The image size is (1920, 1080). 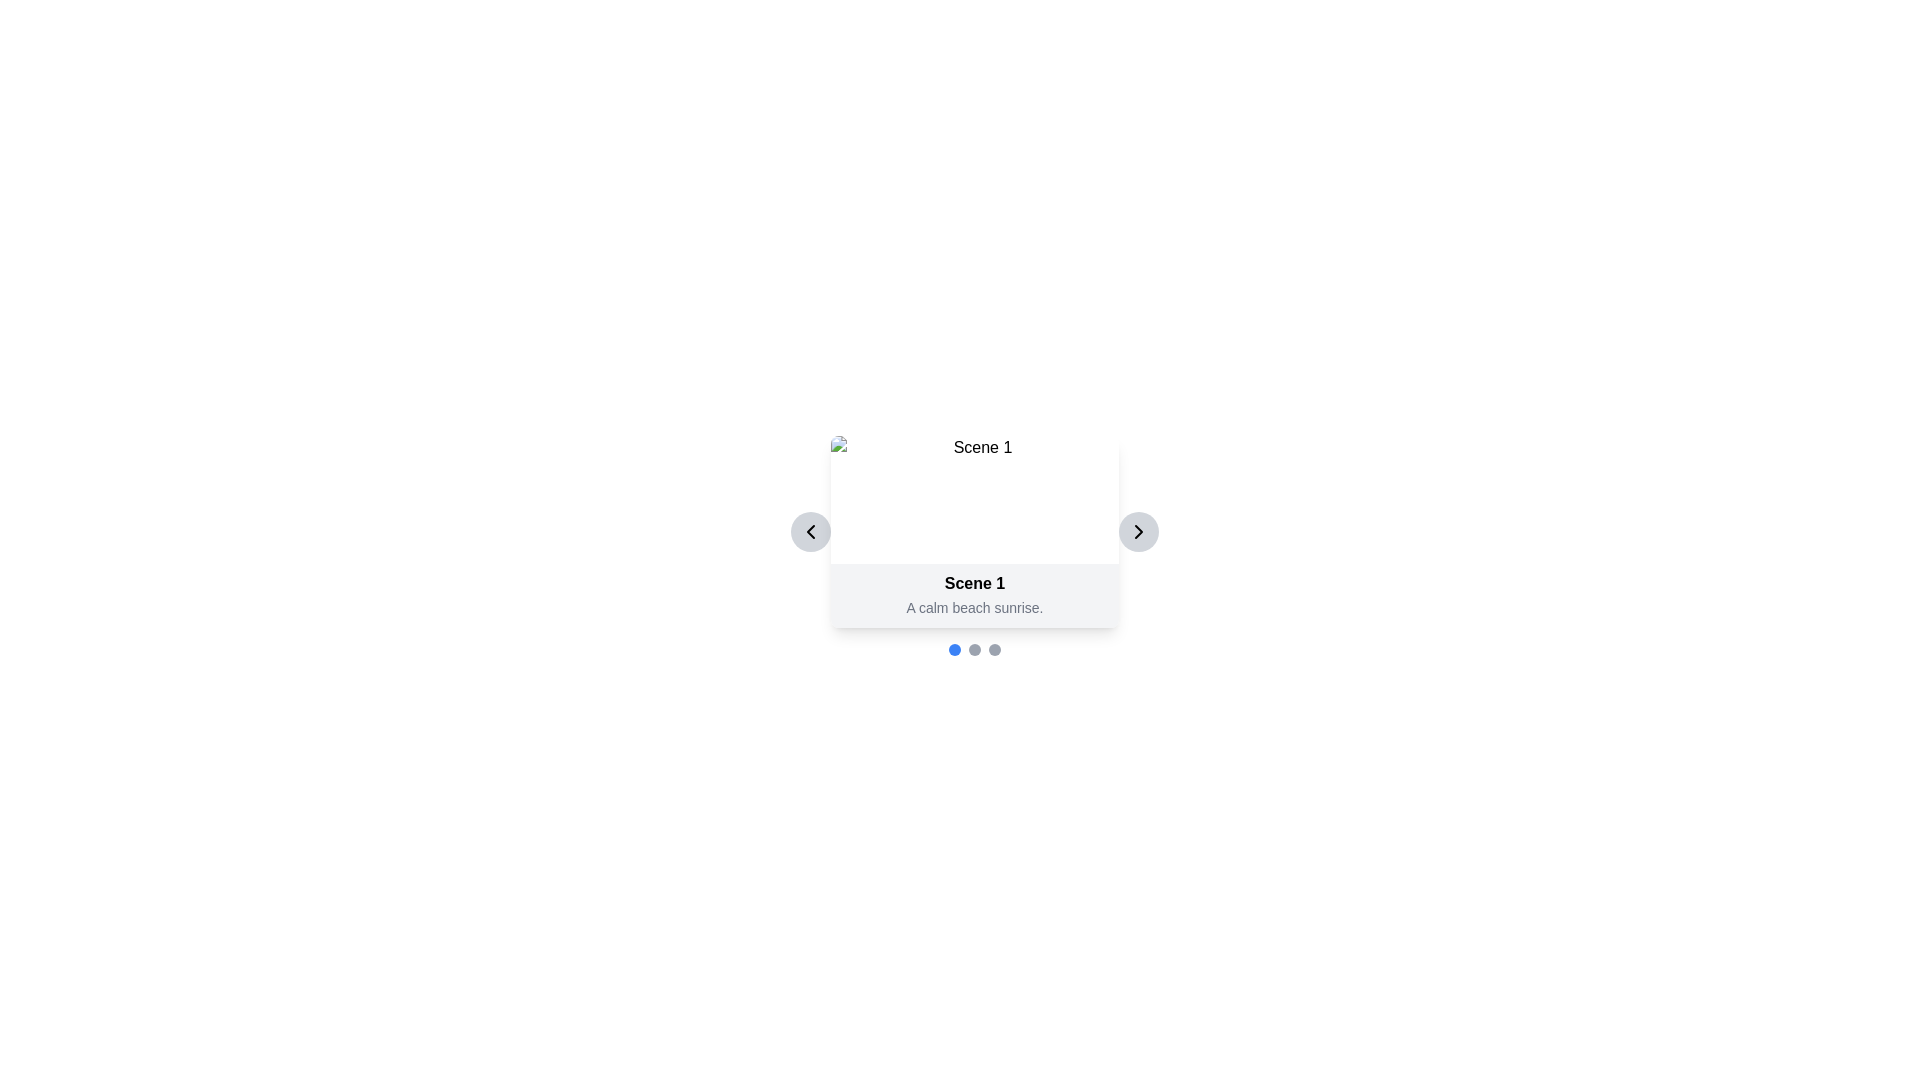 I want to click on the right-facing chevron icon on the button, so click(x=1138, y=531).